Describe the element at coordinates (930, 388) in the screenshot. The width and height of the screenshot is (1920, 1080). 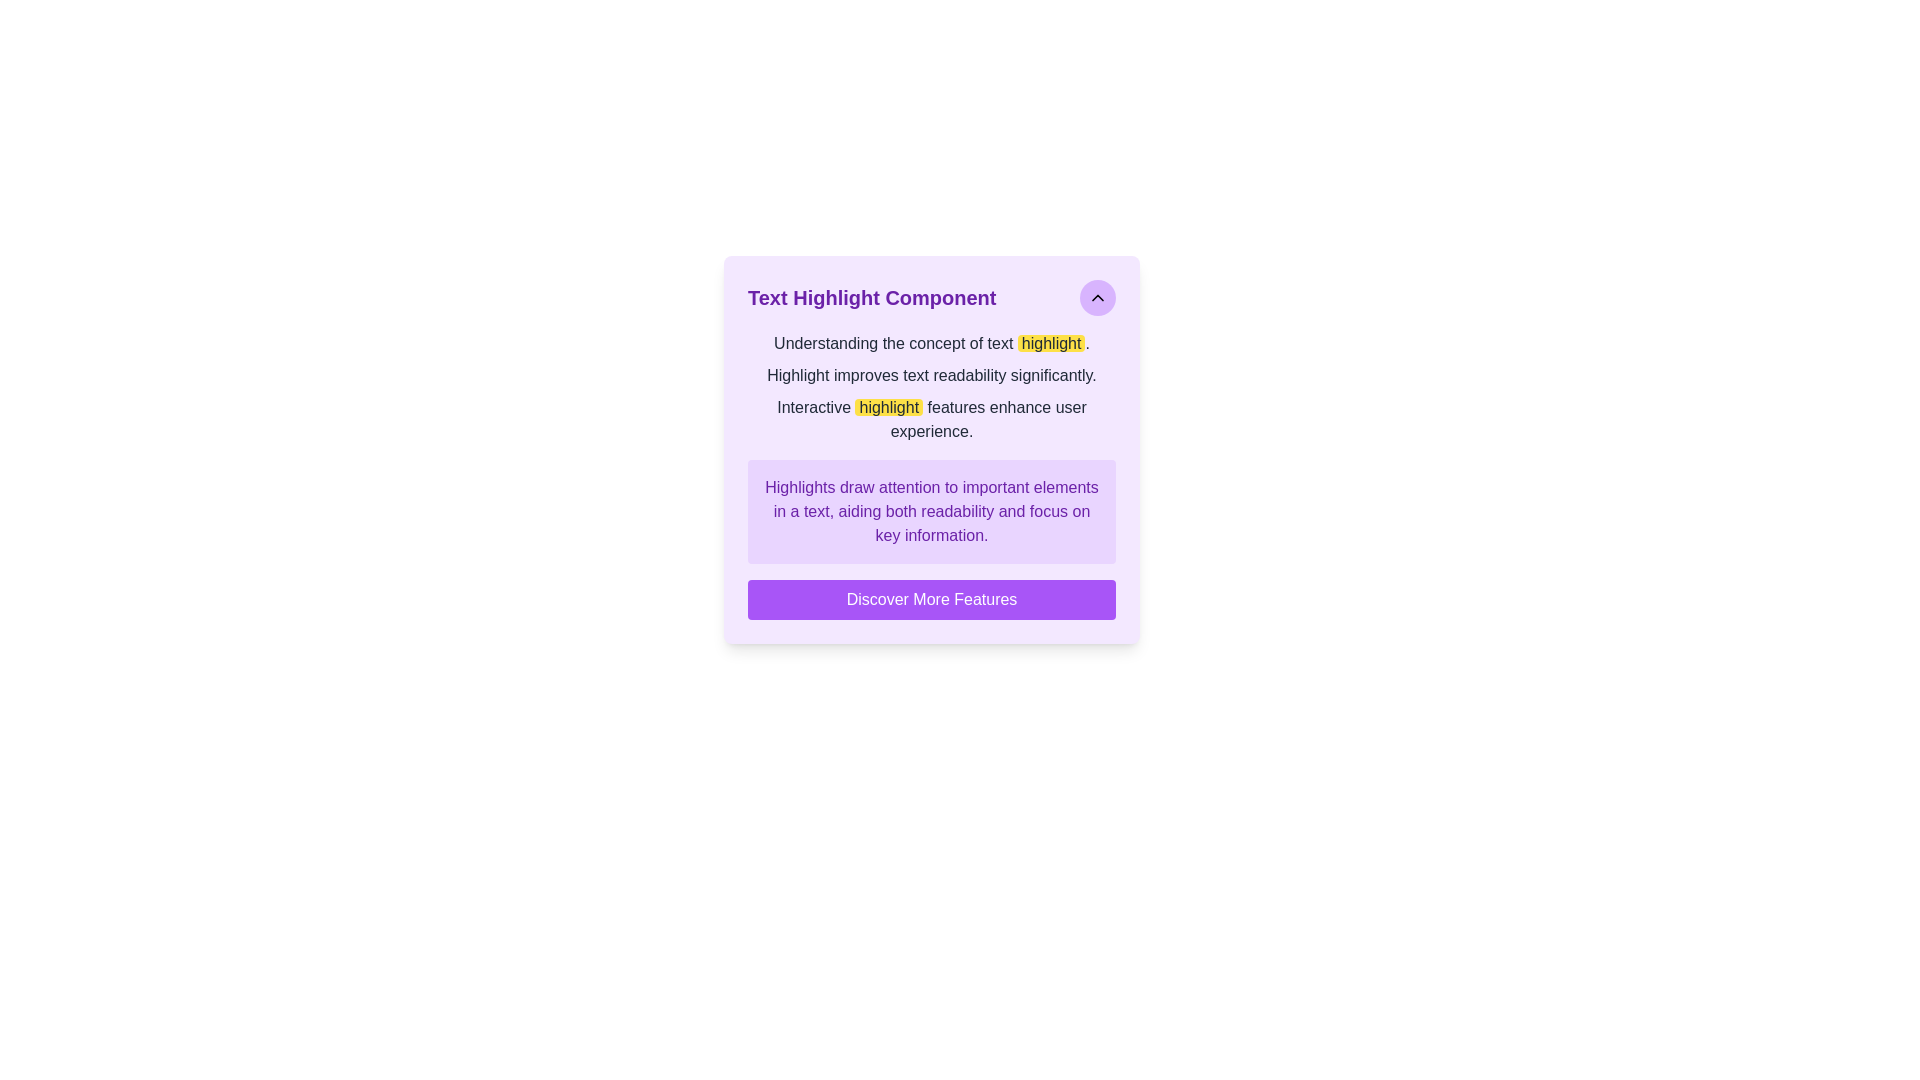
I see `the text block that contains emphasized words like 'highlight' in a panel titled 'Text Highlight Component', positioned centrally with a purple background` at that location.